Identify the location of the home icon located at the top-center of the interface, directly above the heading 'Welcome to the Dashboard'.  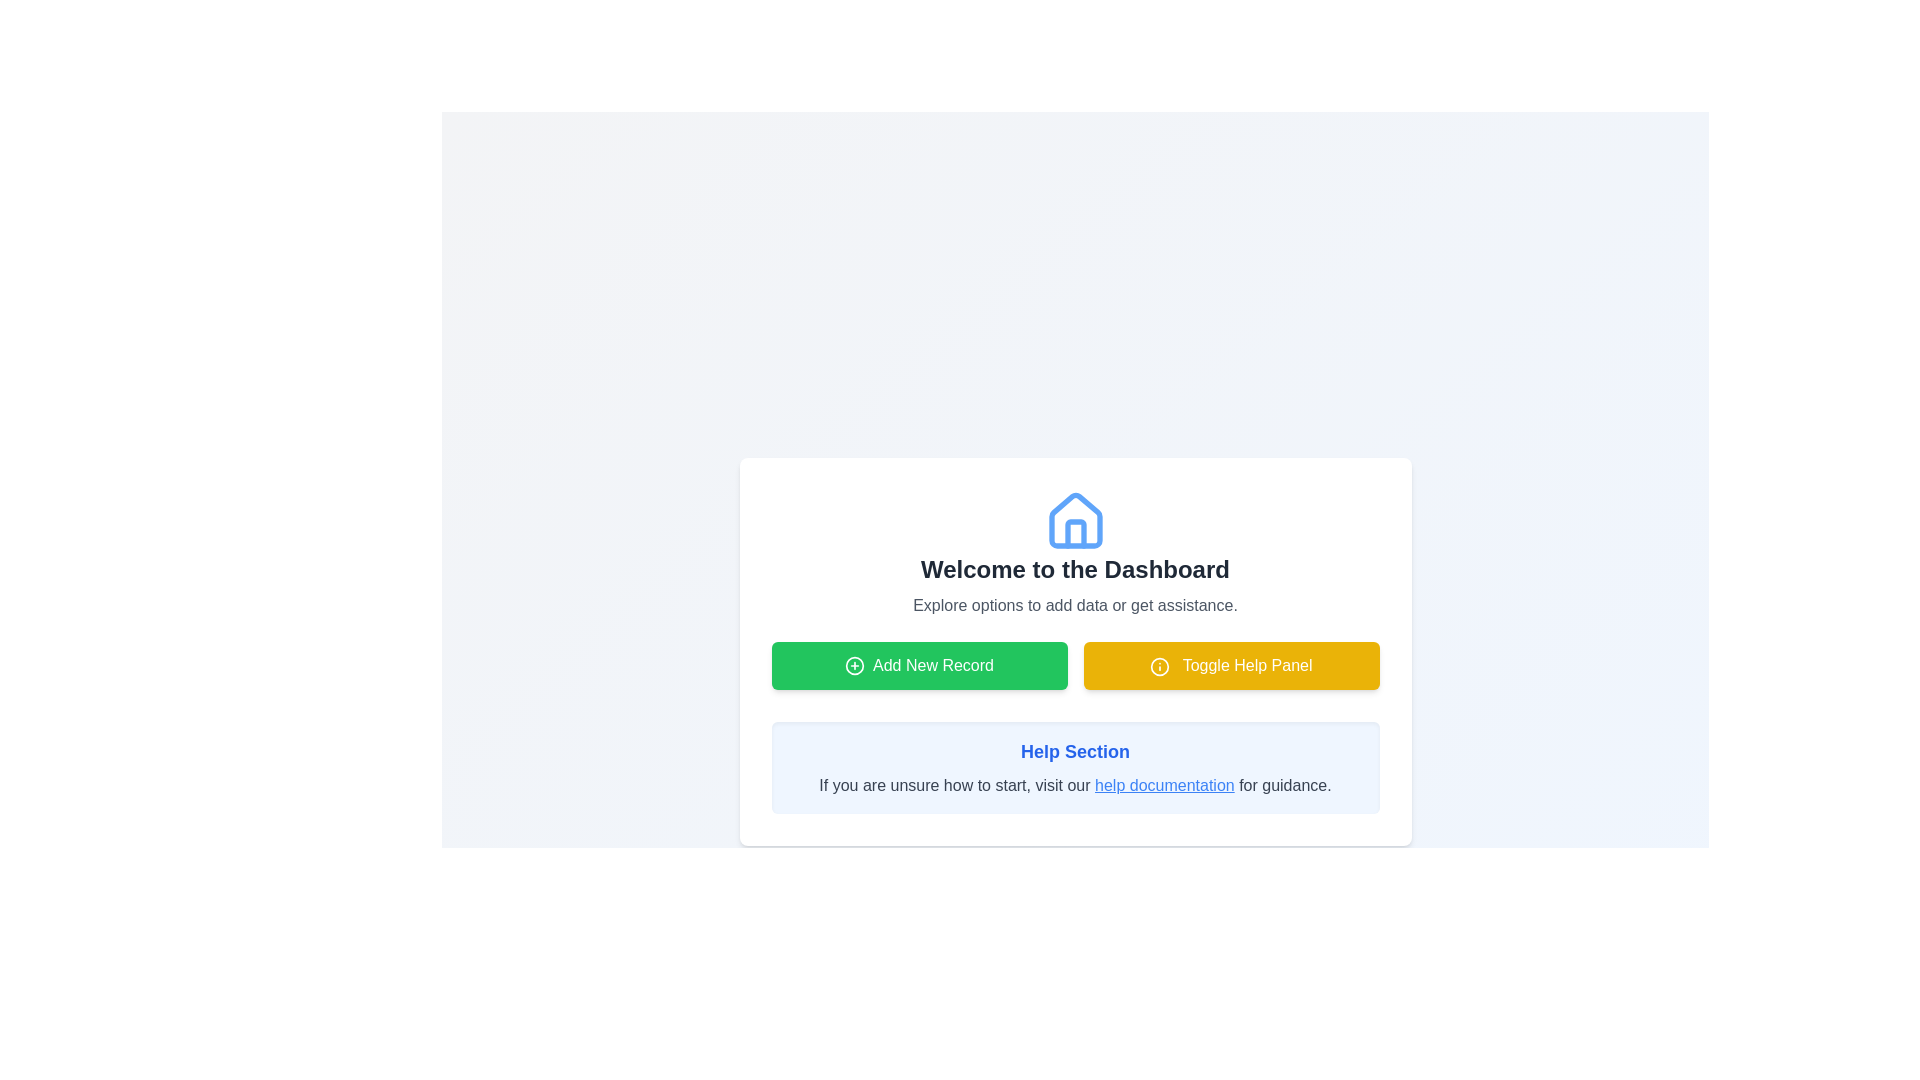
(1074, 520).